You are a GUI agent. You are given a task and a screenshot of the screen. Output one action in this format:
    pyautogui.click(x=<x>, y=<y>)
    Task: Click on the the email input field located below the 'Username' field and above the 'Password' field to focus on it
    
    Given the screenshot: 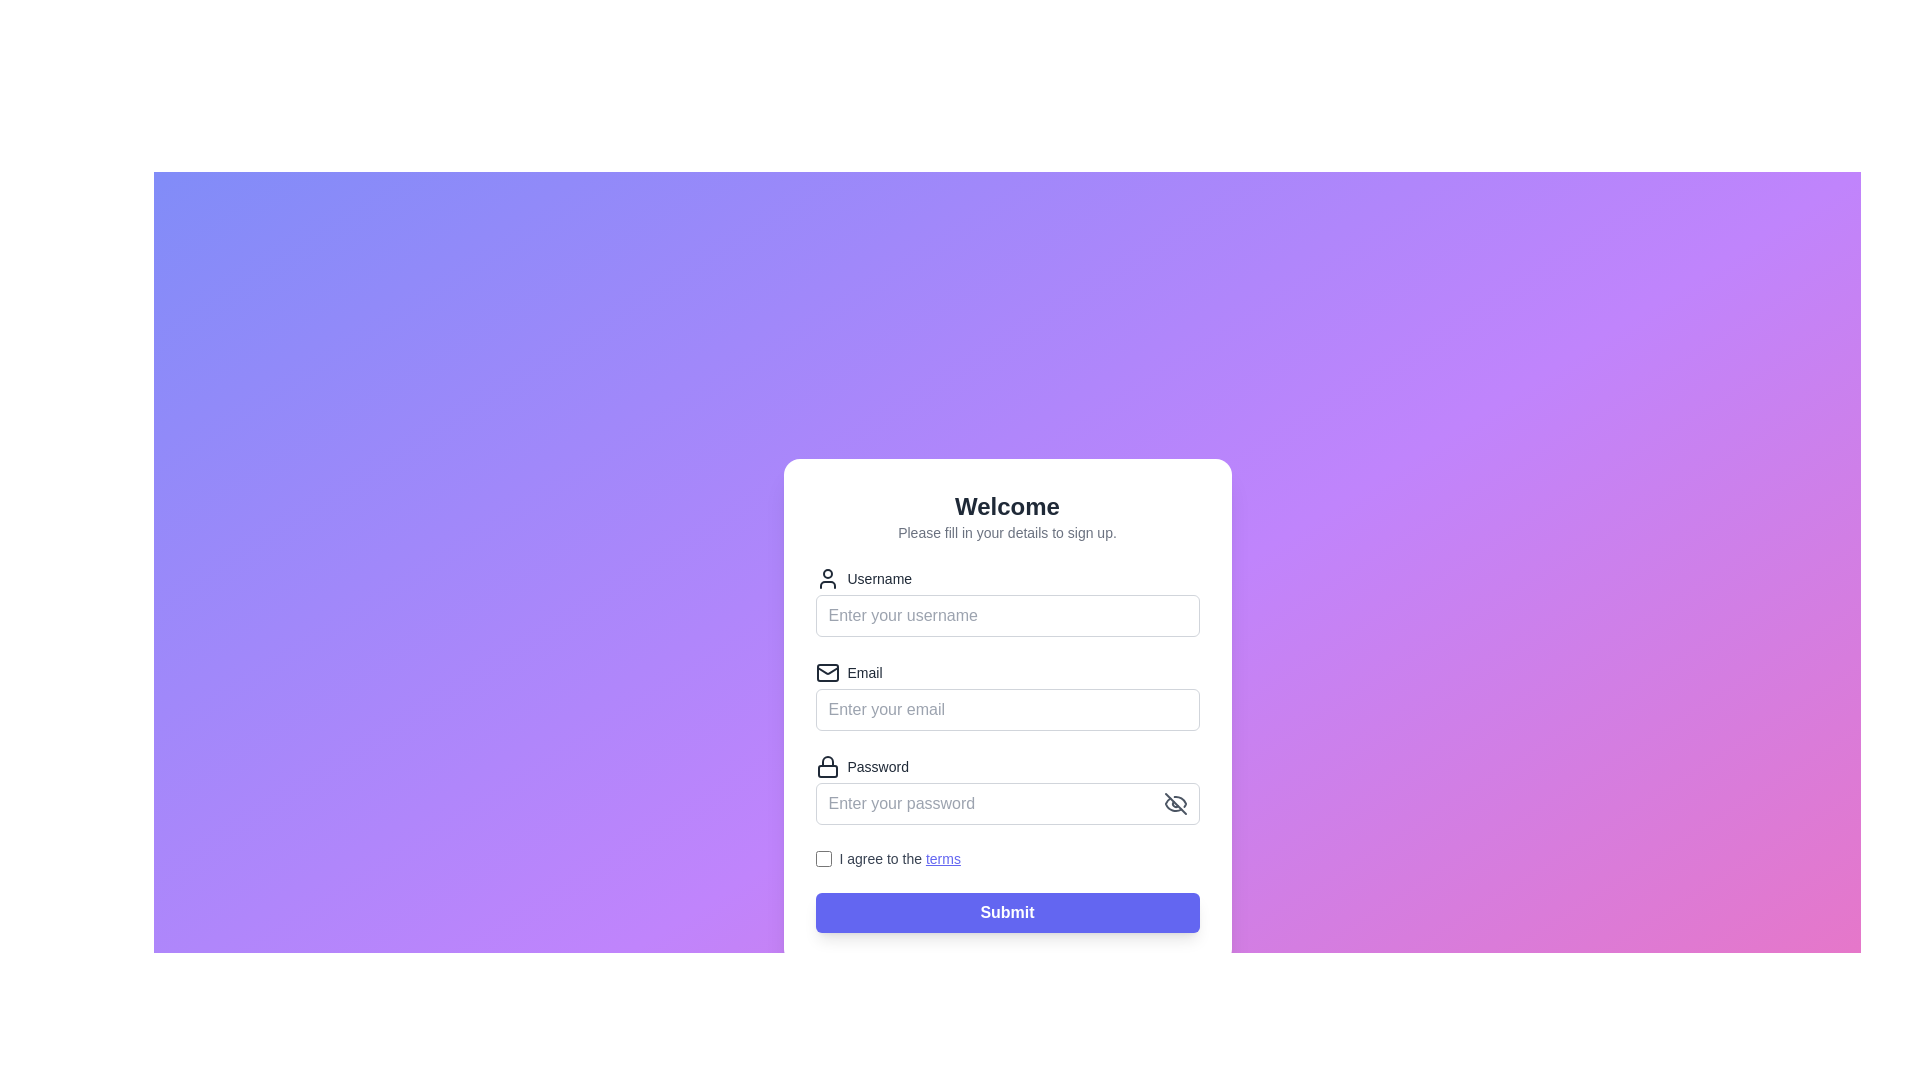 What is the action you would take?
    pyautogui.click(x=1007, y=694)
    